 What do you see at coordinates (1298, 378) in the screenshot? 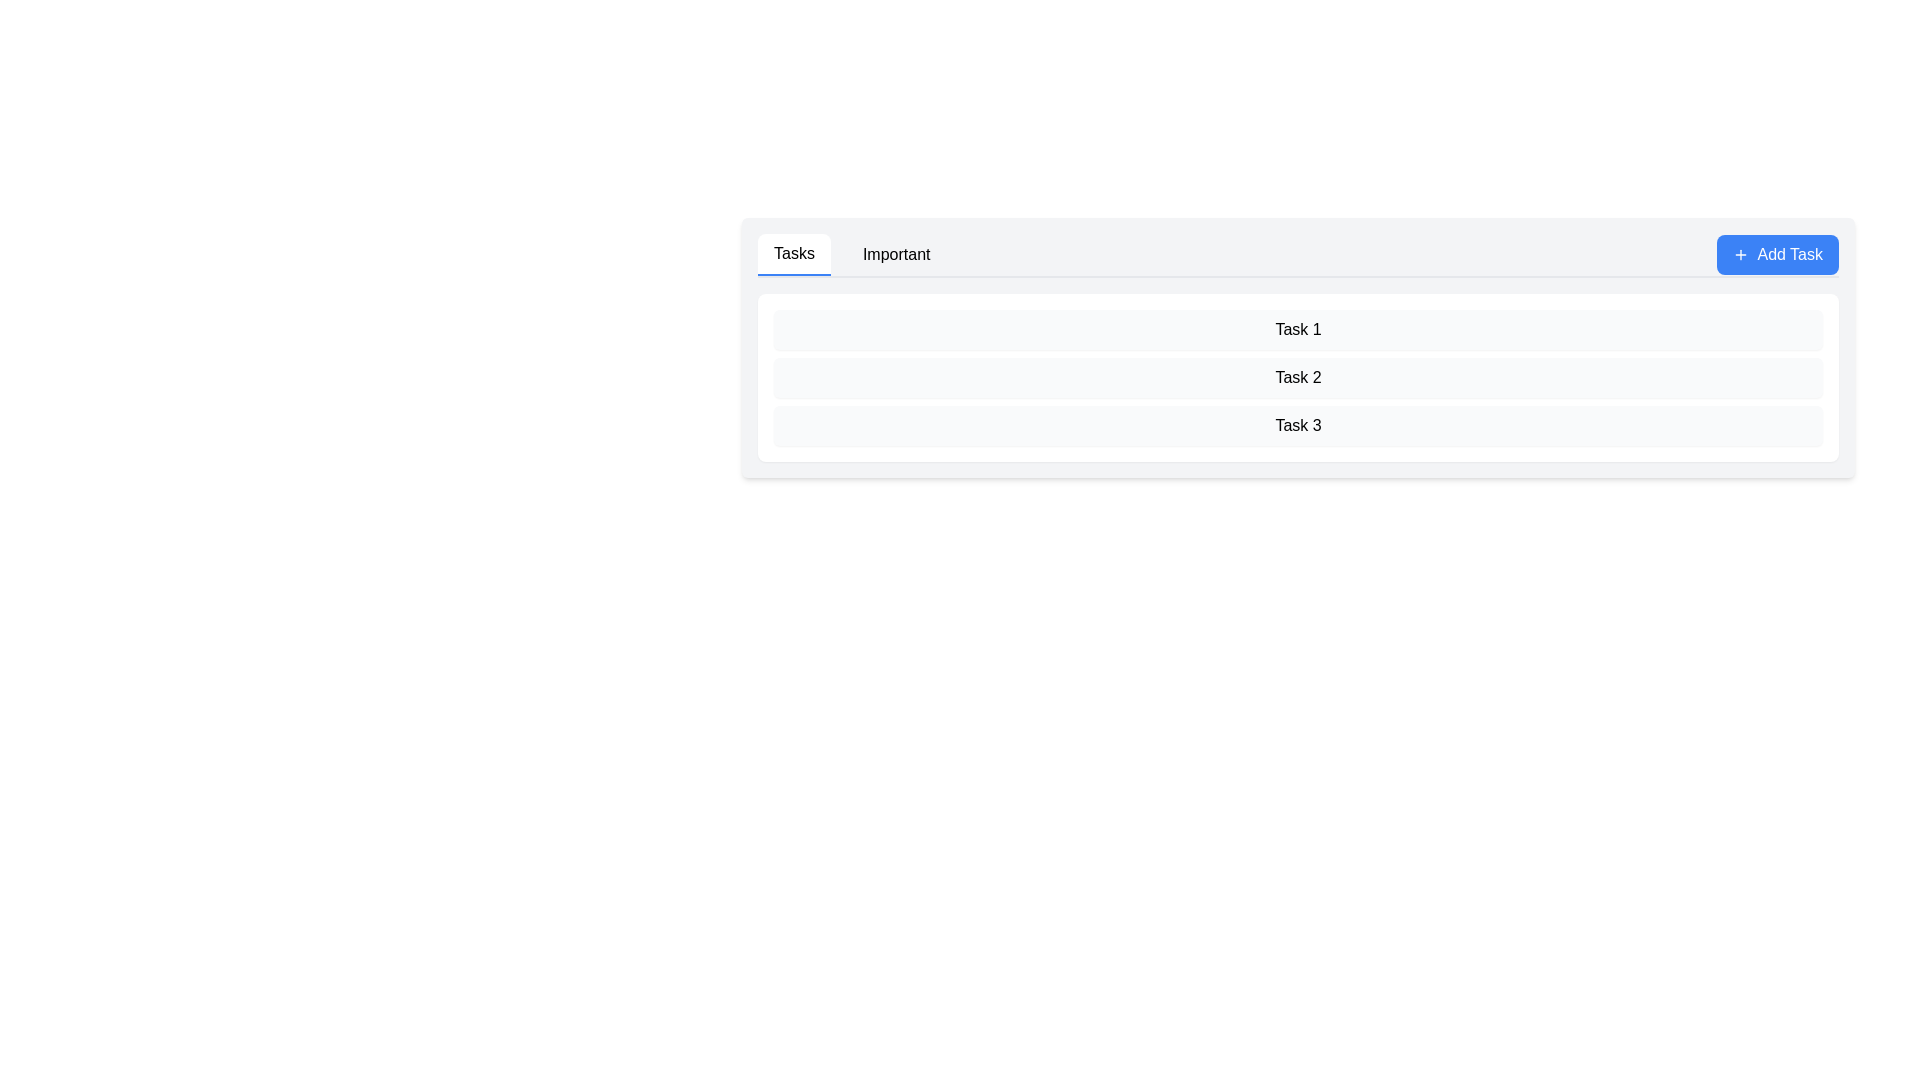
I see `the static text label displaying 'Task 2', which is the second item in a vertical list of task items` at bounding box center [1298, 378].